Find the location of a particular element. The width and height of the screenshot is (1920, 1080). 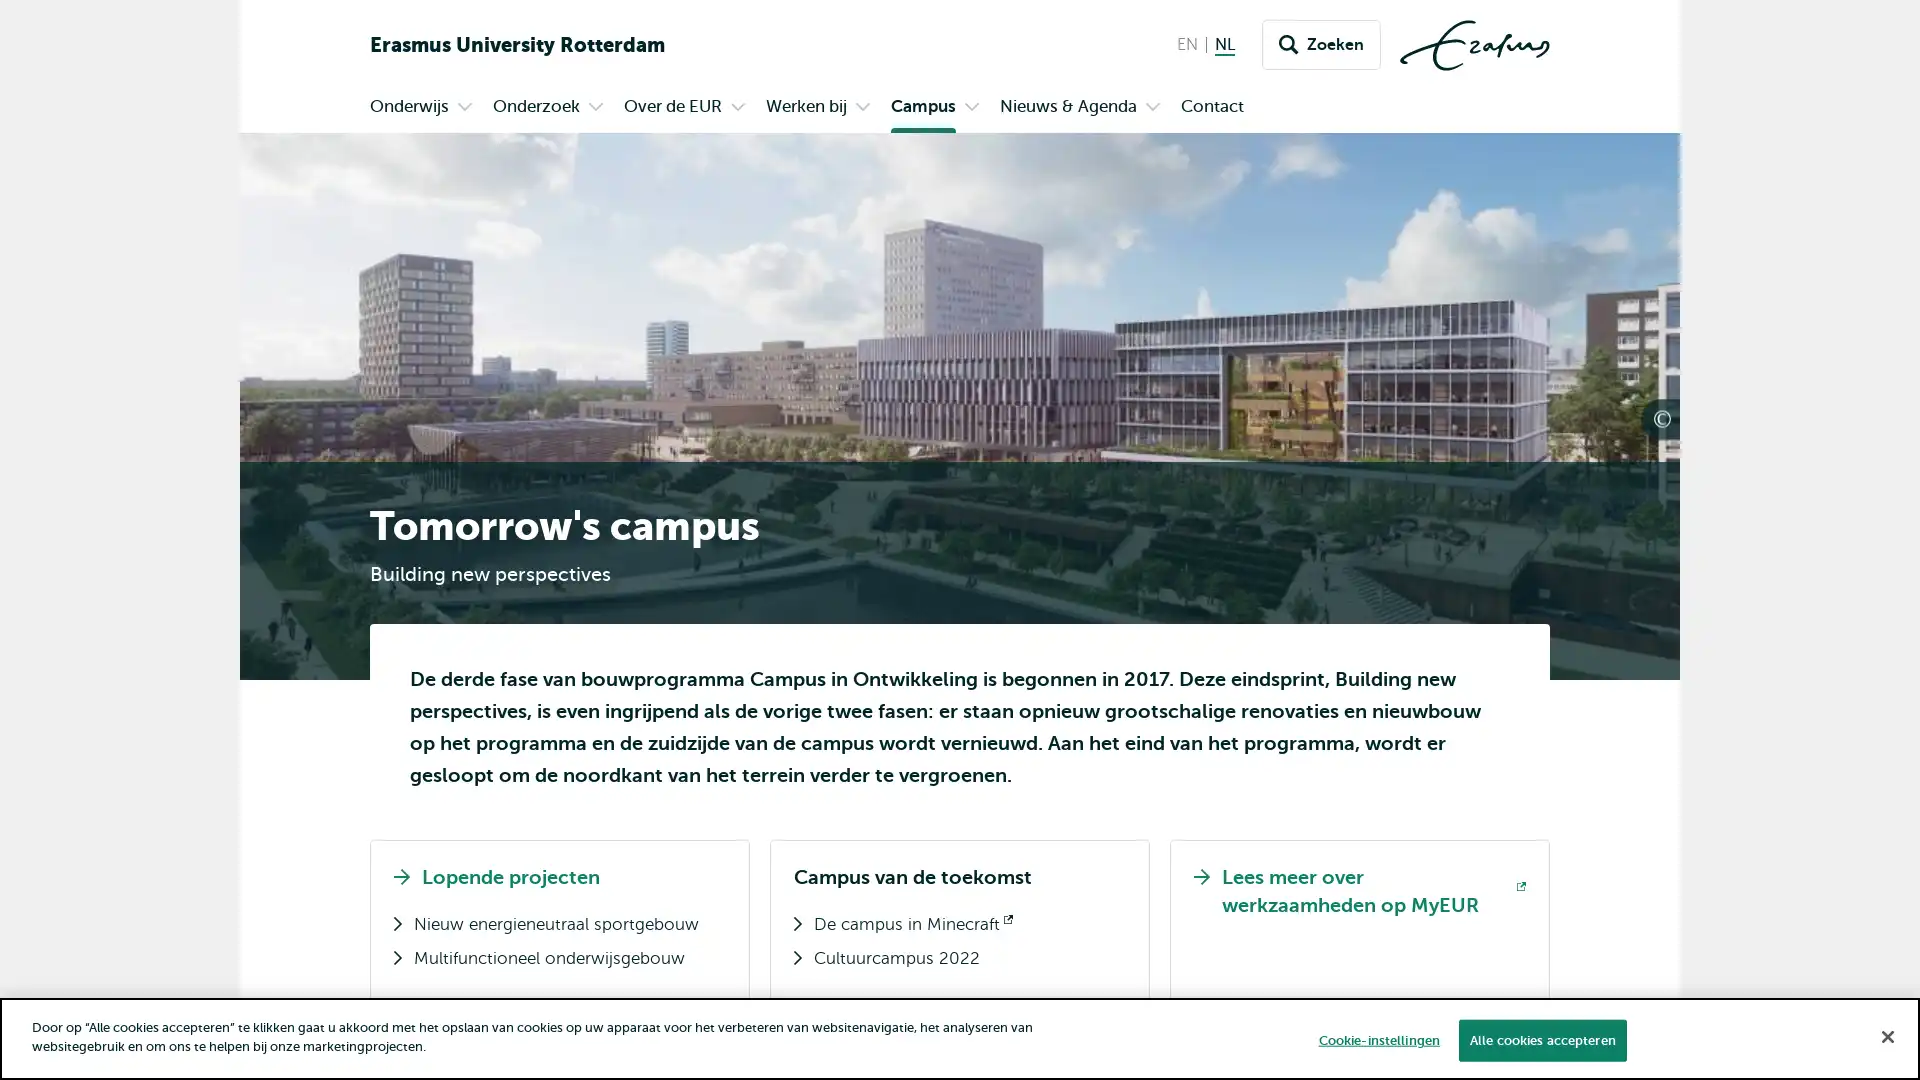

Open submenu is located at coordinates (971, 108).